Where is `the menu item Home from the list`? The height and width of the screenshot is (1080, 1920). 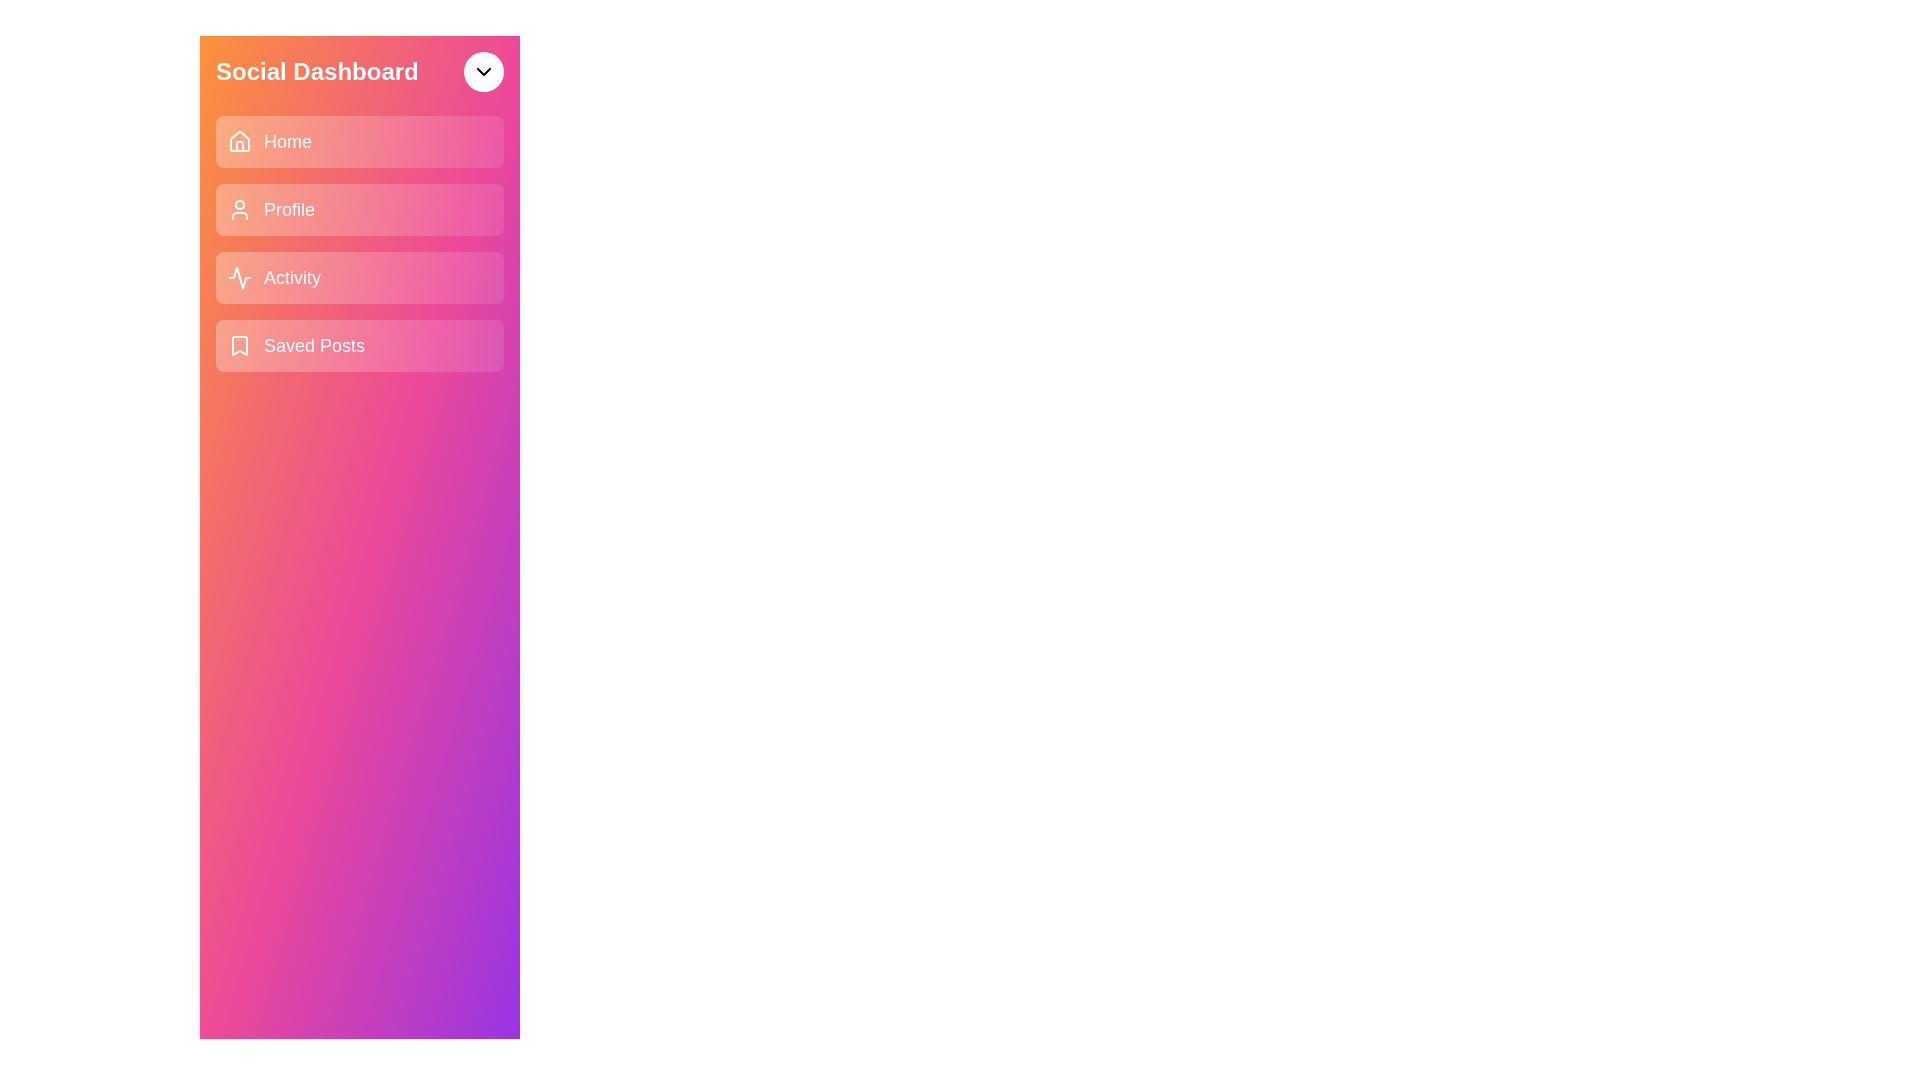
the menu item Home from the list is located at coordinates (360, 141).